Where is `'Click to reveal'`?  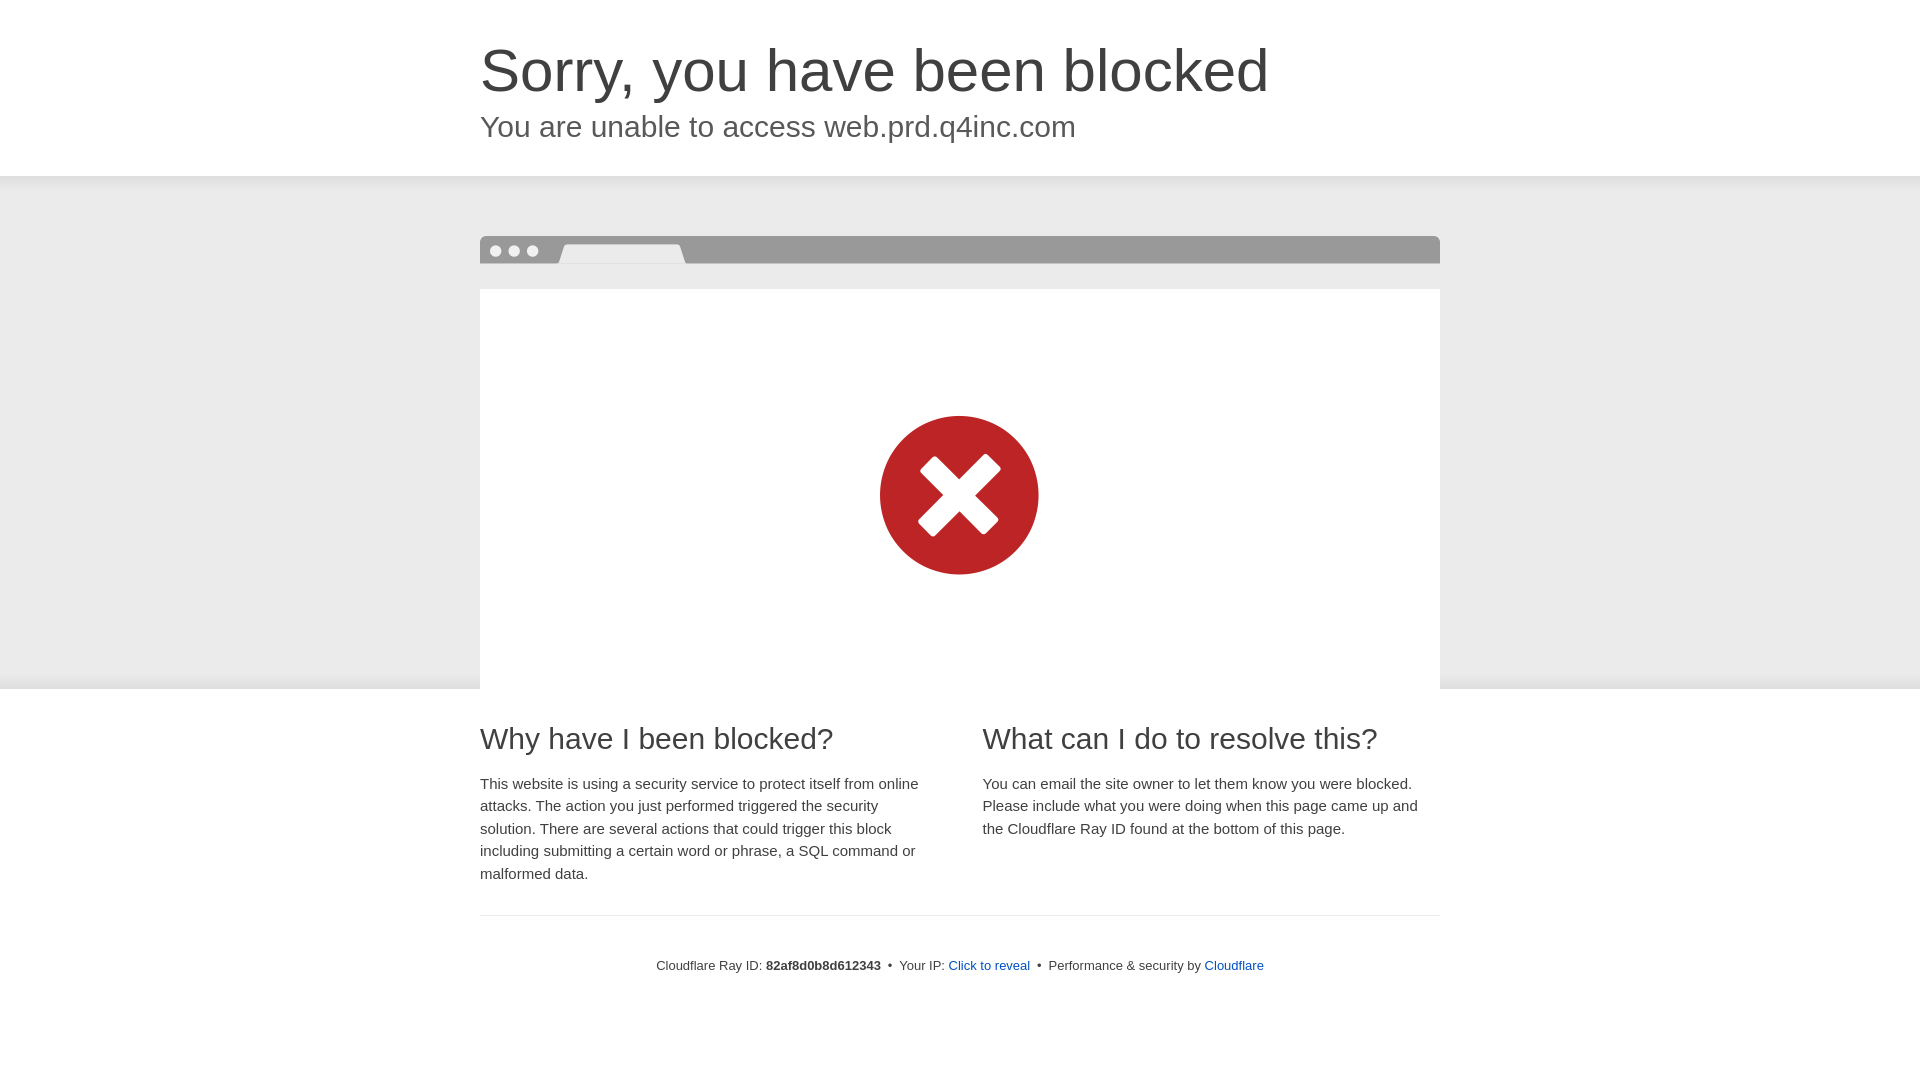 'Click to reveal' is located at coordinates (989, 964).